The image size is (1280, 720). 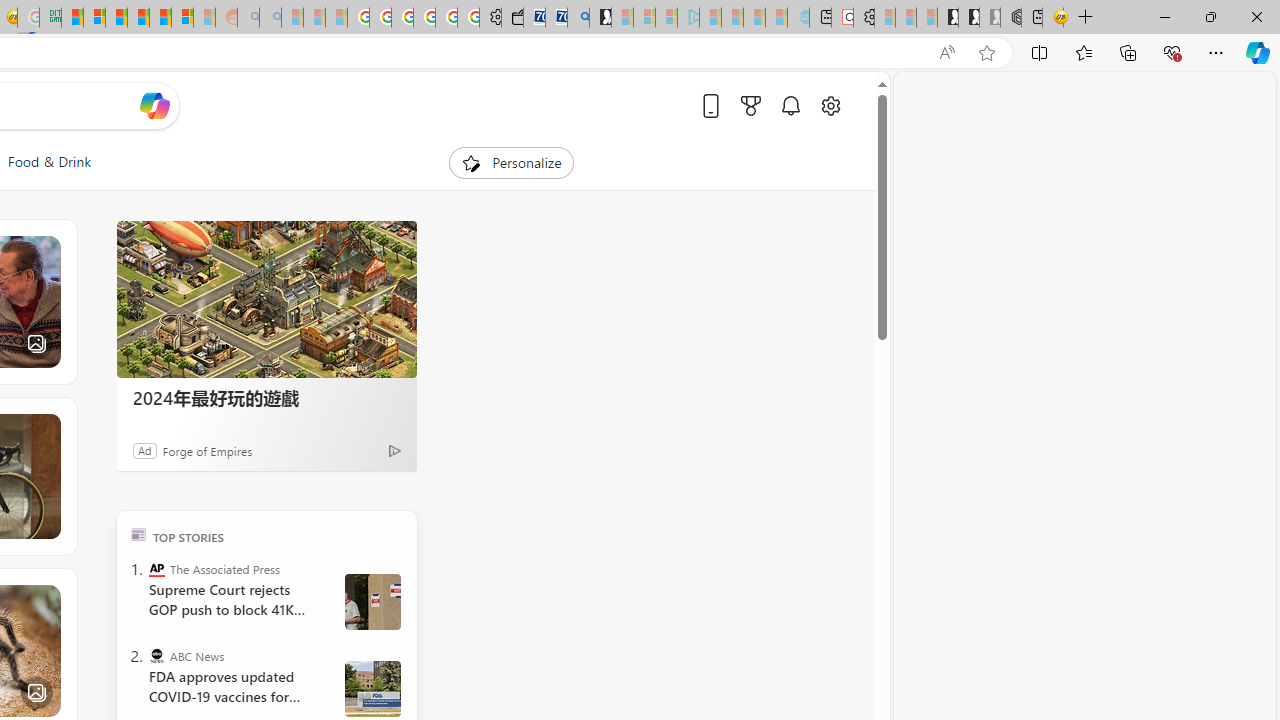 What do you see at coordinates (577, 17) in the screenshot?
I see `'Bing Real Estate - Home sales and rental listings'` at bounding box center [577, 17].